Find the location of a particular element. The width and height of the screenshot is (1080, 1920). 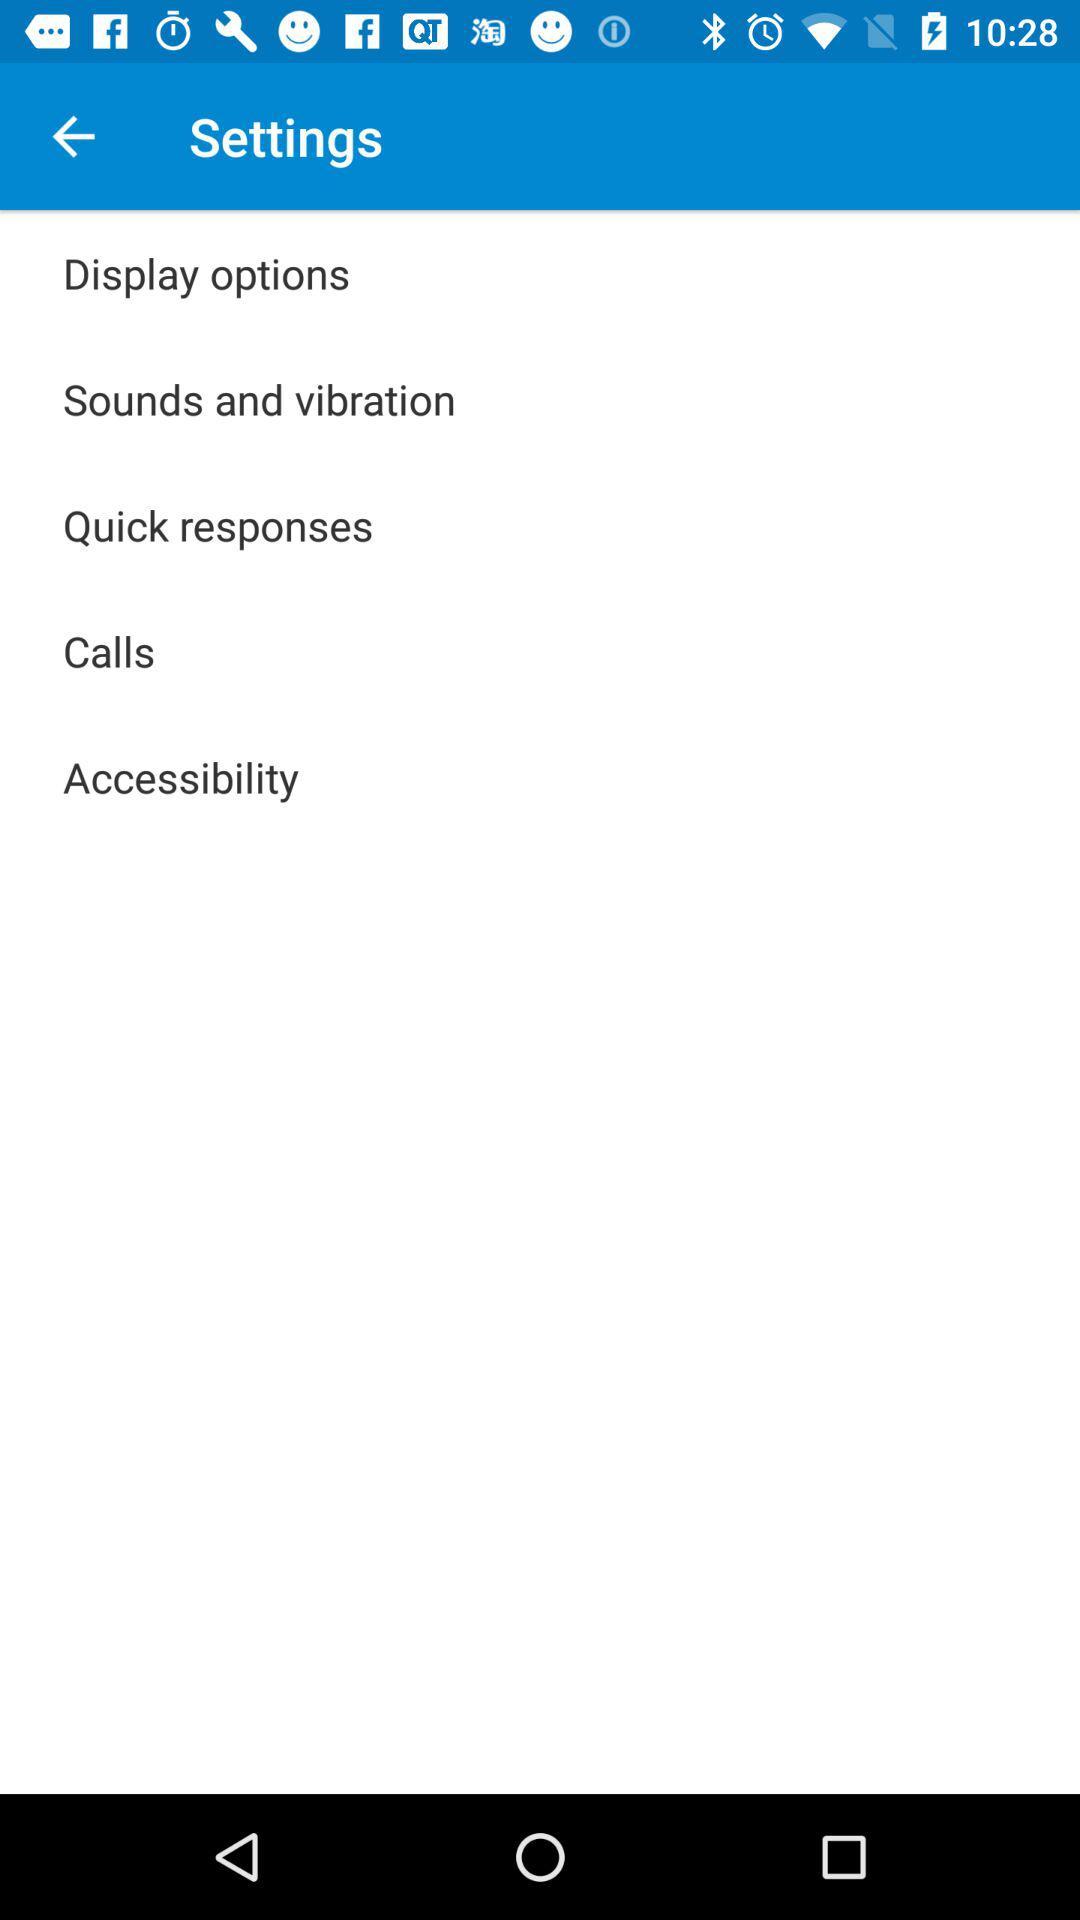

item above the quick responses item is located at coordinates (258, 398).